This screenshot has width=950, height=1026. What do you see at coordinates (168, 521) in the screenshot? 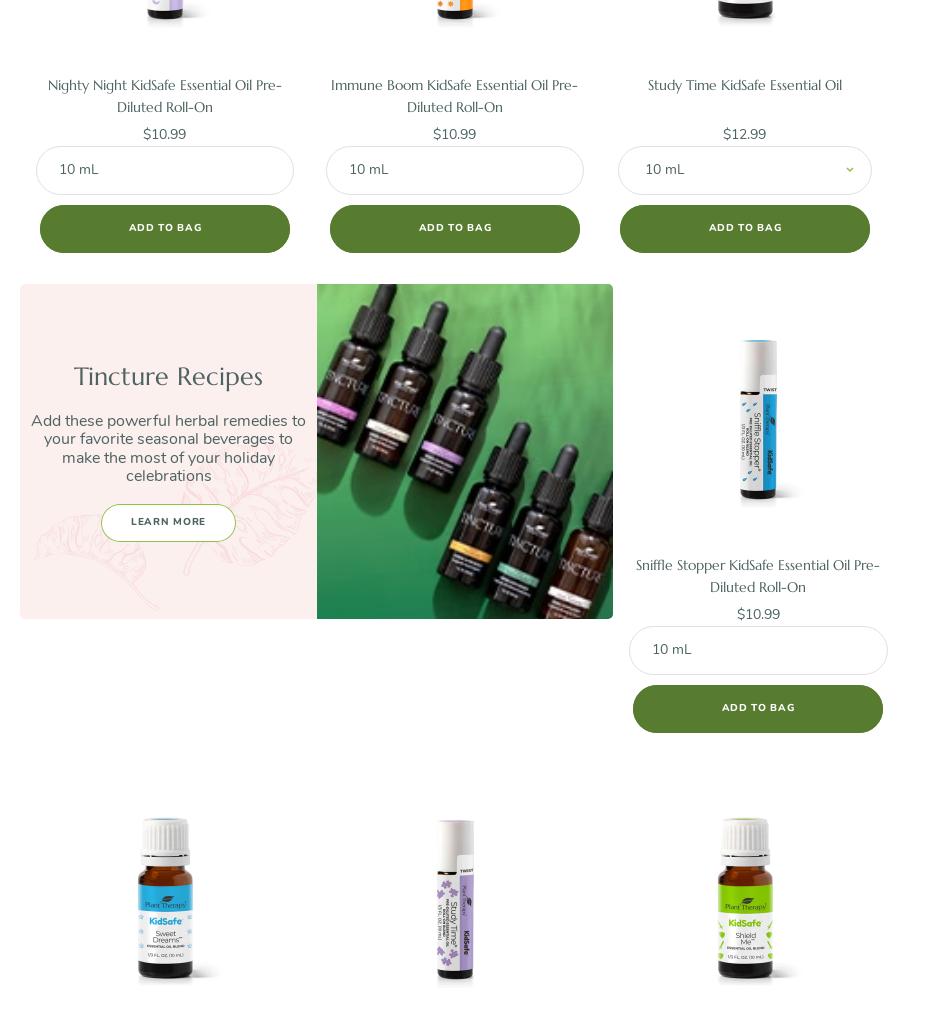
I see `'Learn More'` at bounding box center [168, 521].